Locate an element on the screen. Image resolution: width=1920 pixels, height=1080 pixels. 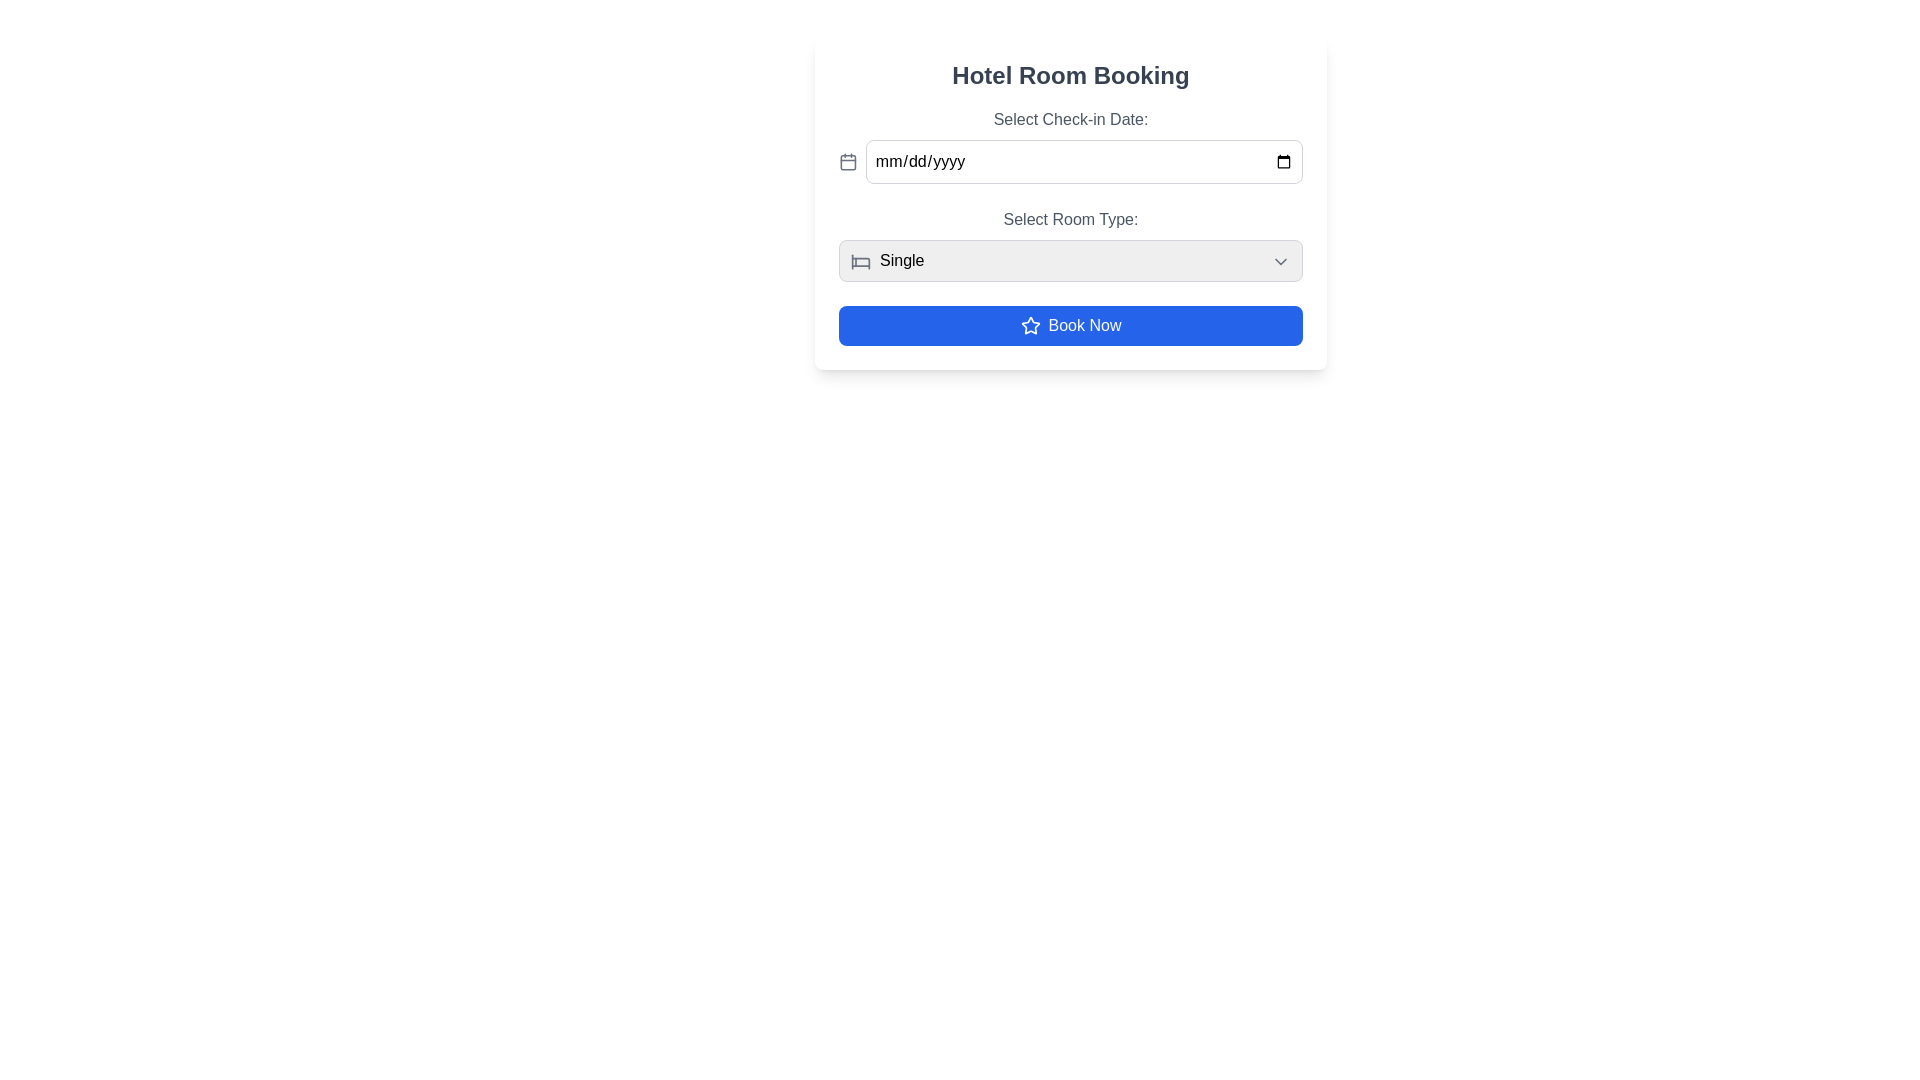
the dropdown menu labeled 'Select Room Type:' which currently displays 'Single' is located at coordinates (1069, 244).